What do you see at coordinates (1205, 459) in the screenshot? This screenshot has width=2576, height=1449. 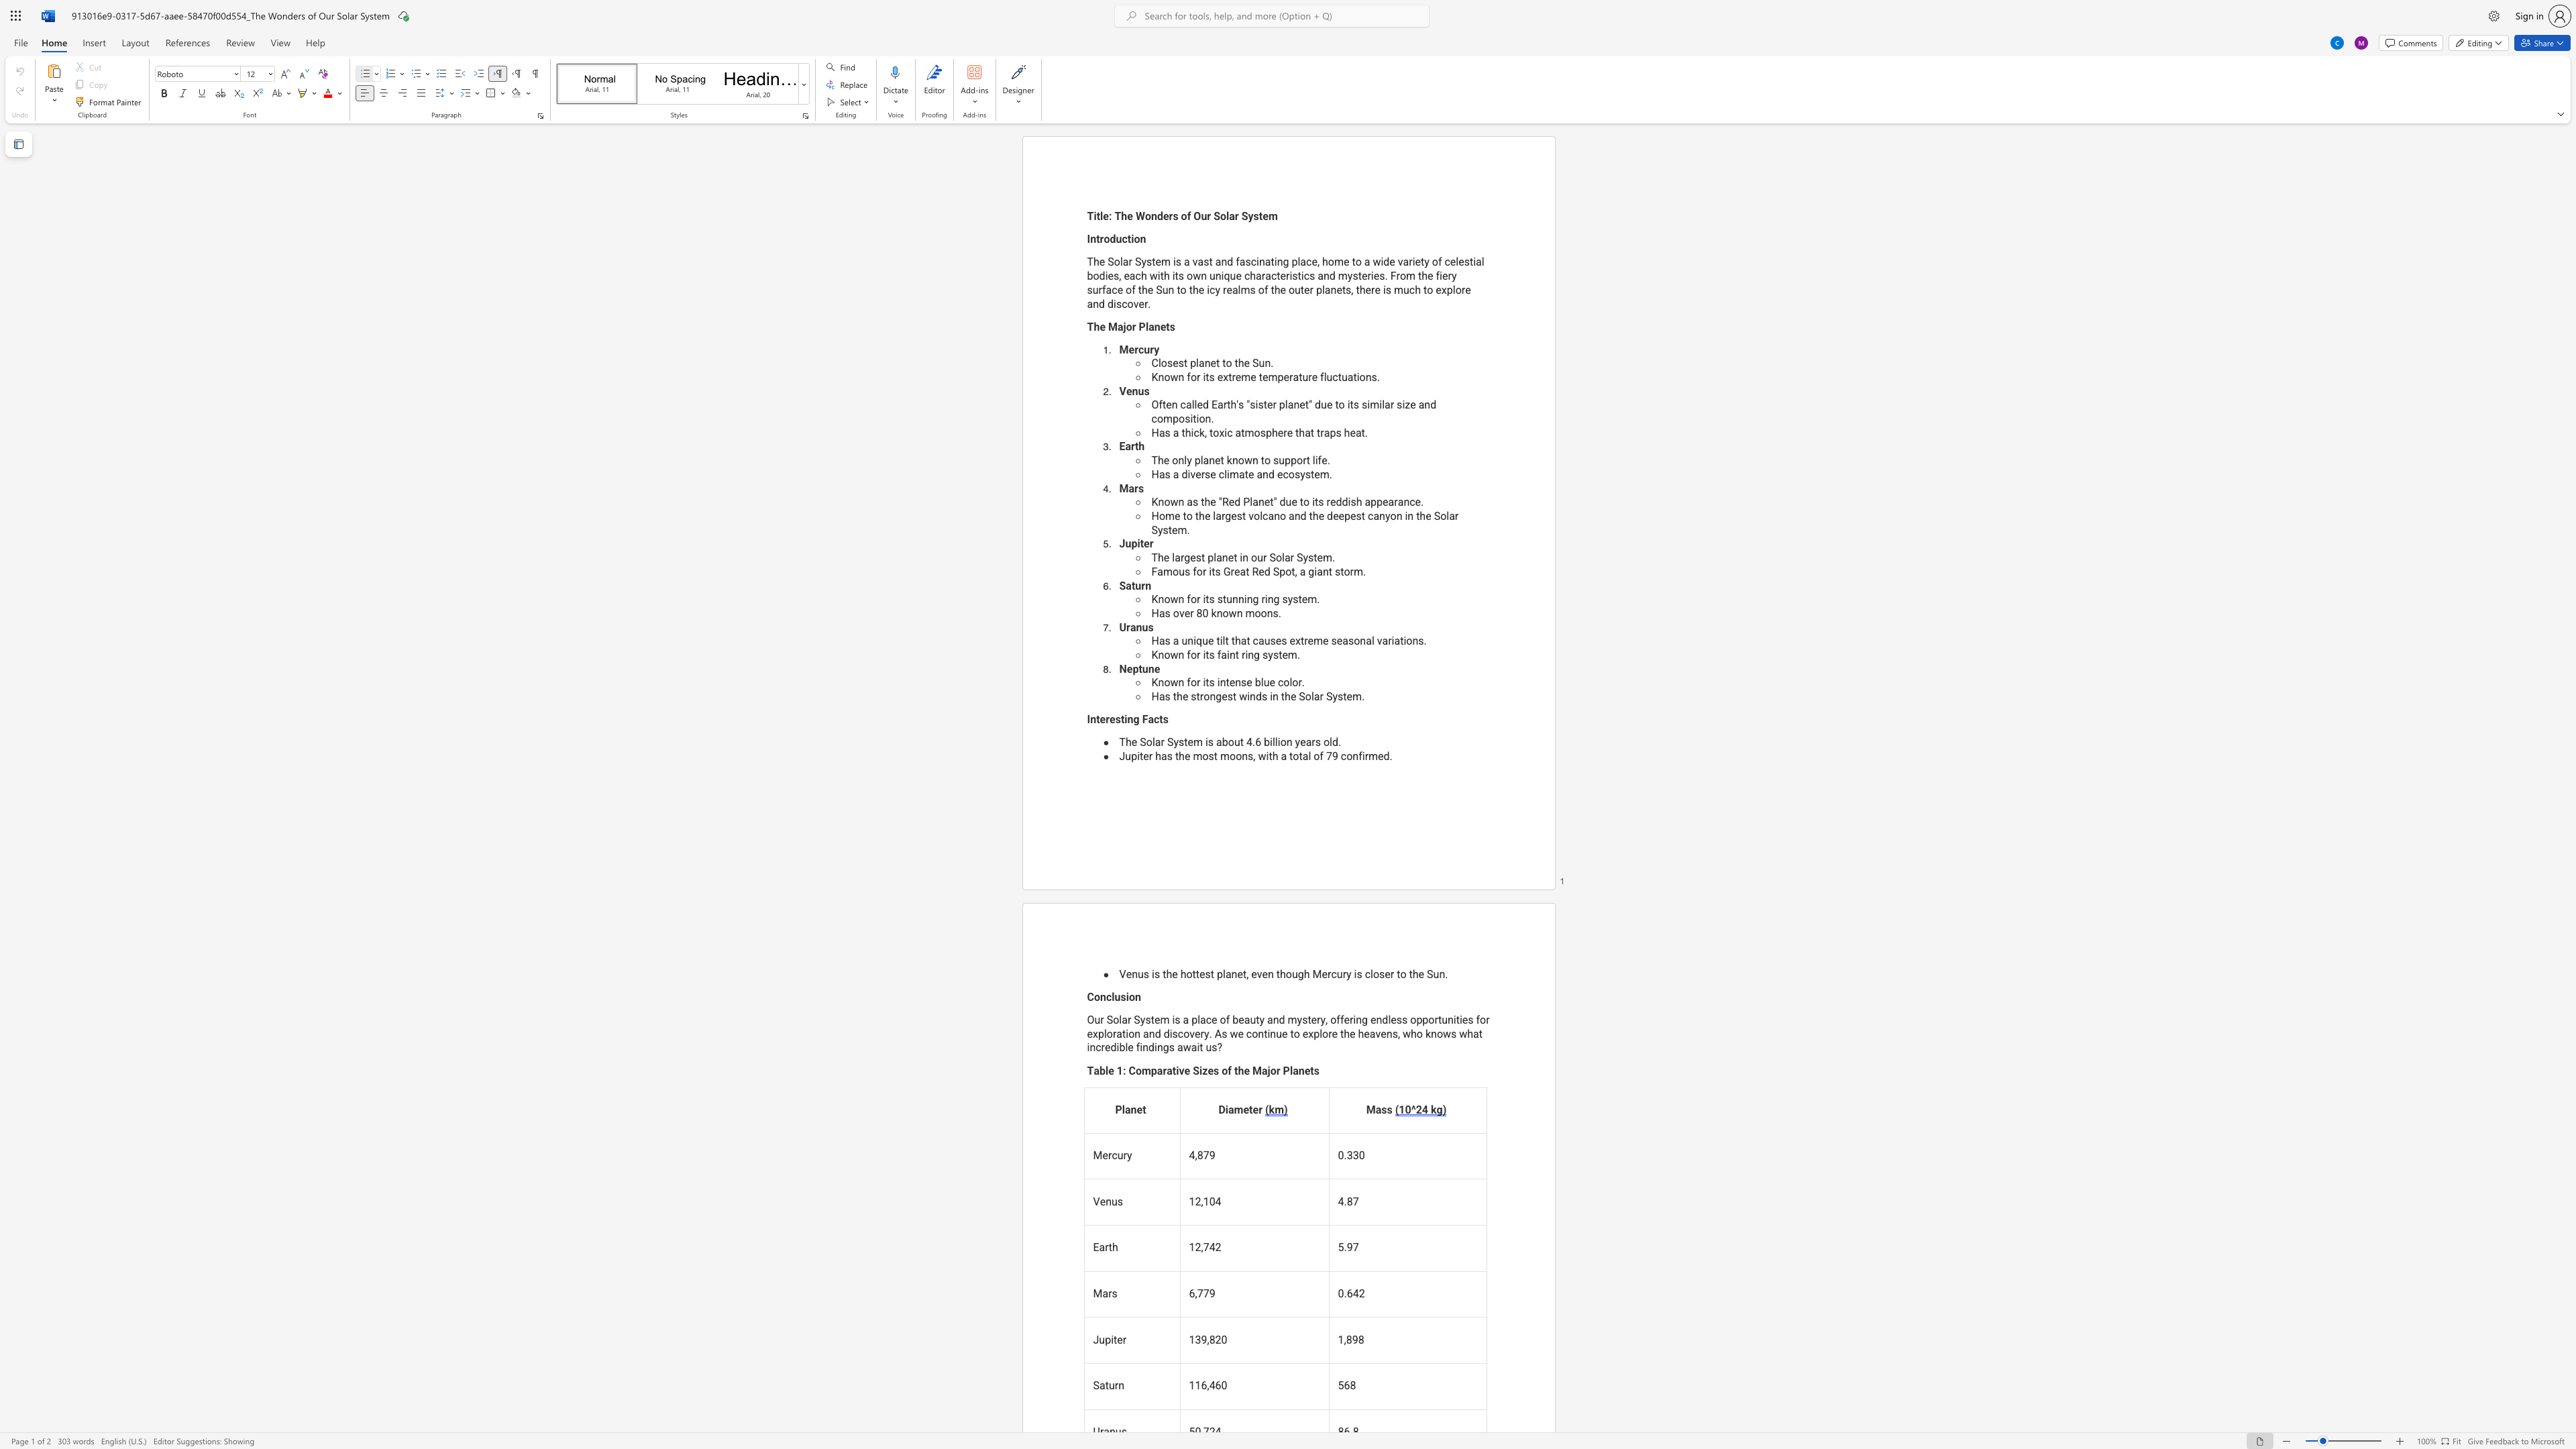 I see `the 1th character "a" in the text` at bounding box center [1205, 459].